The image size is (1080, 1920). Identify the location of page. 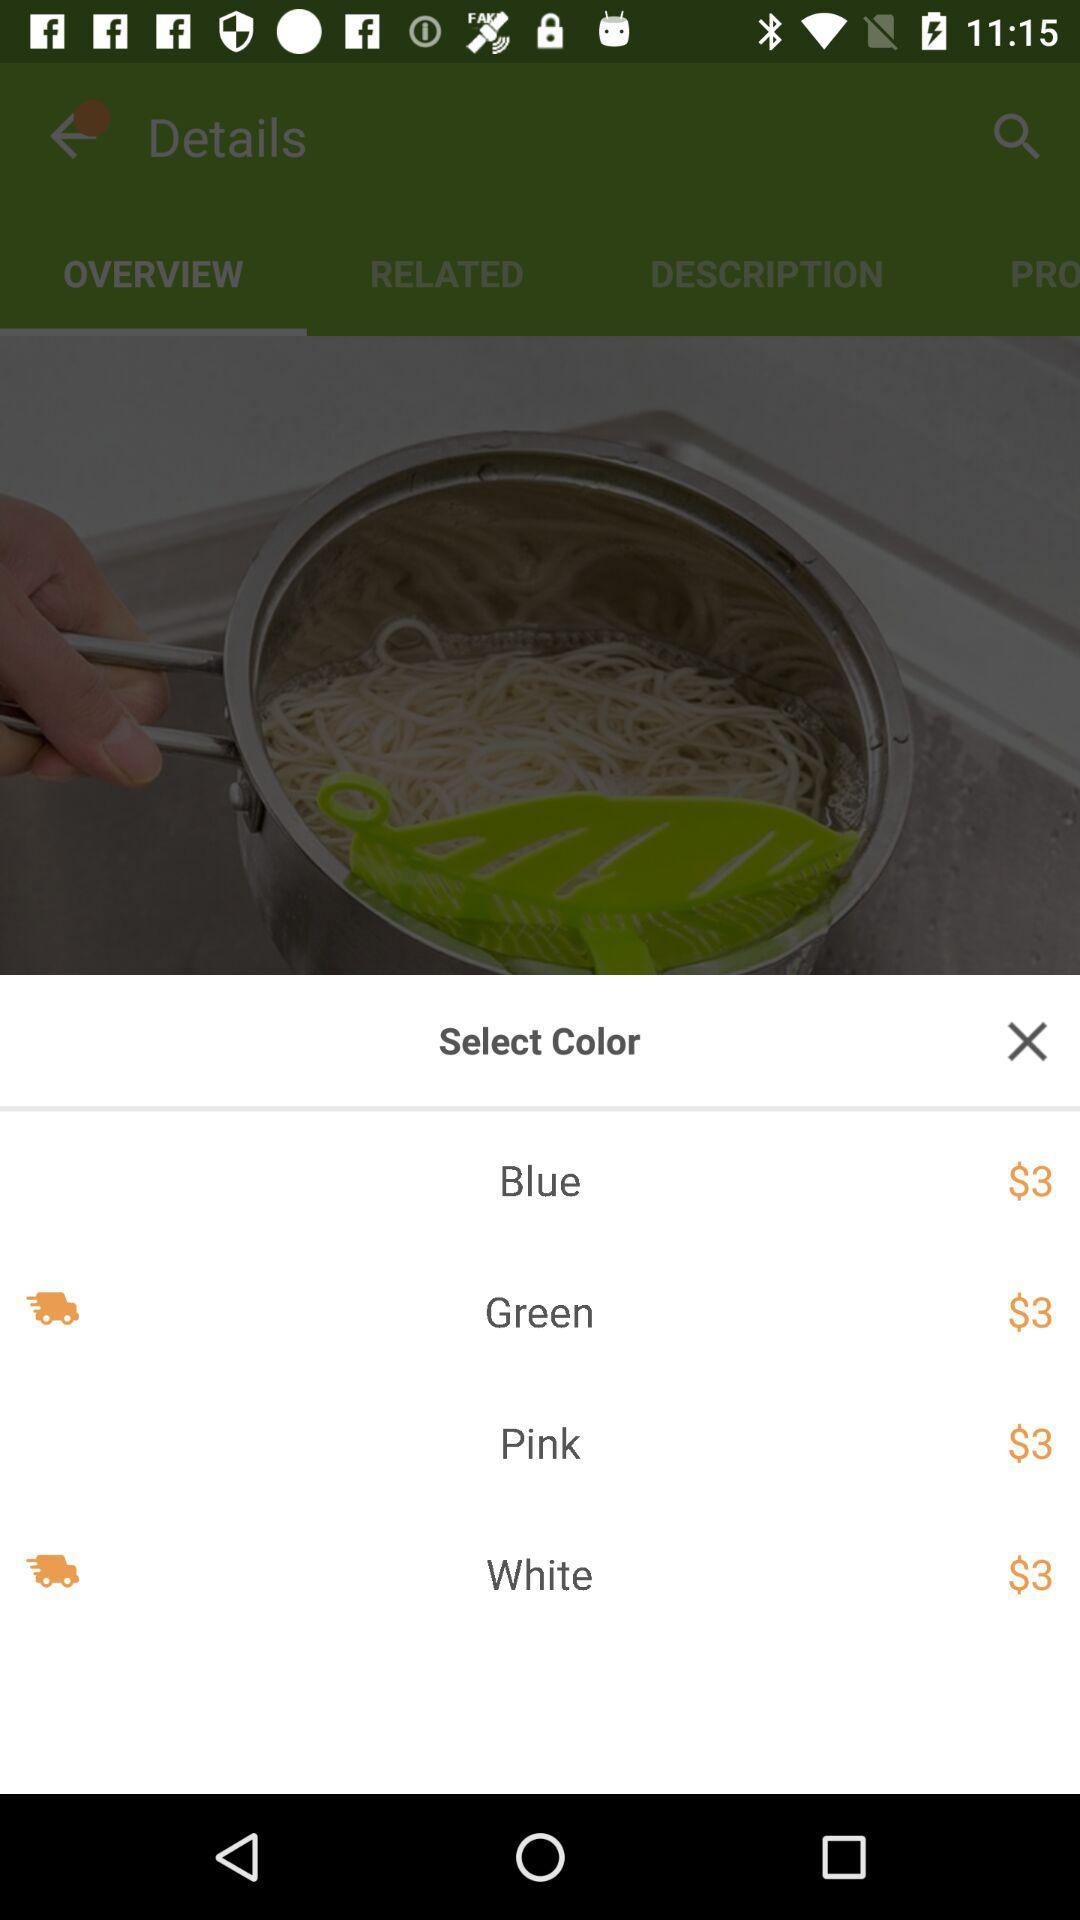
(1027, 1040).